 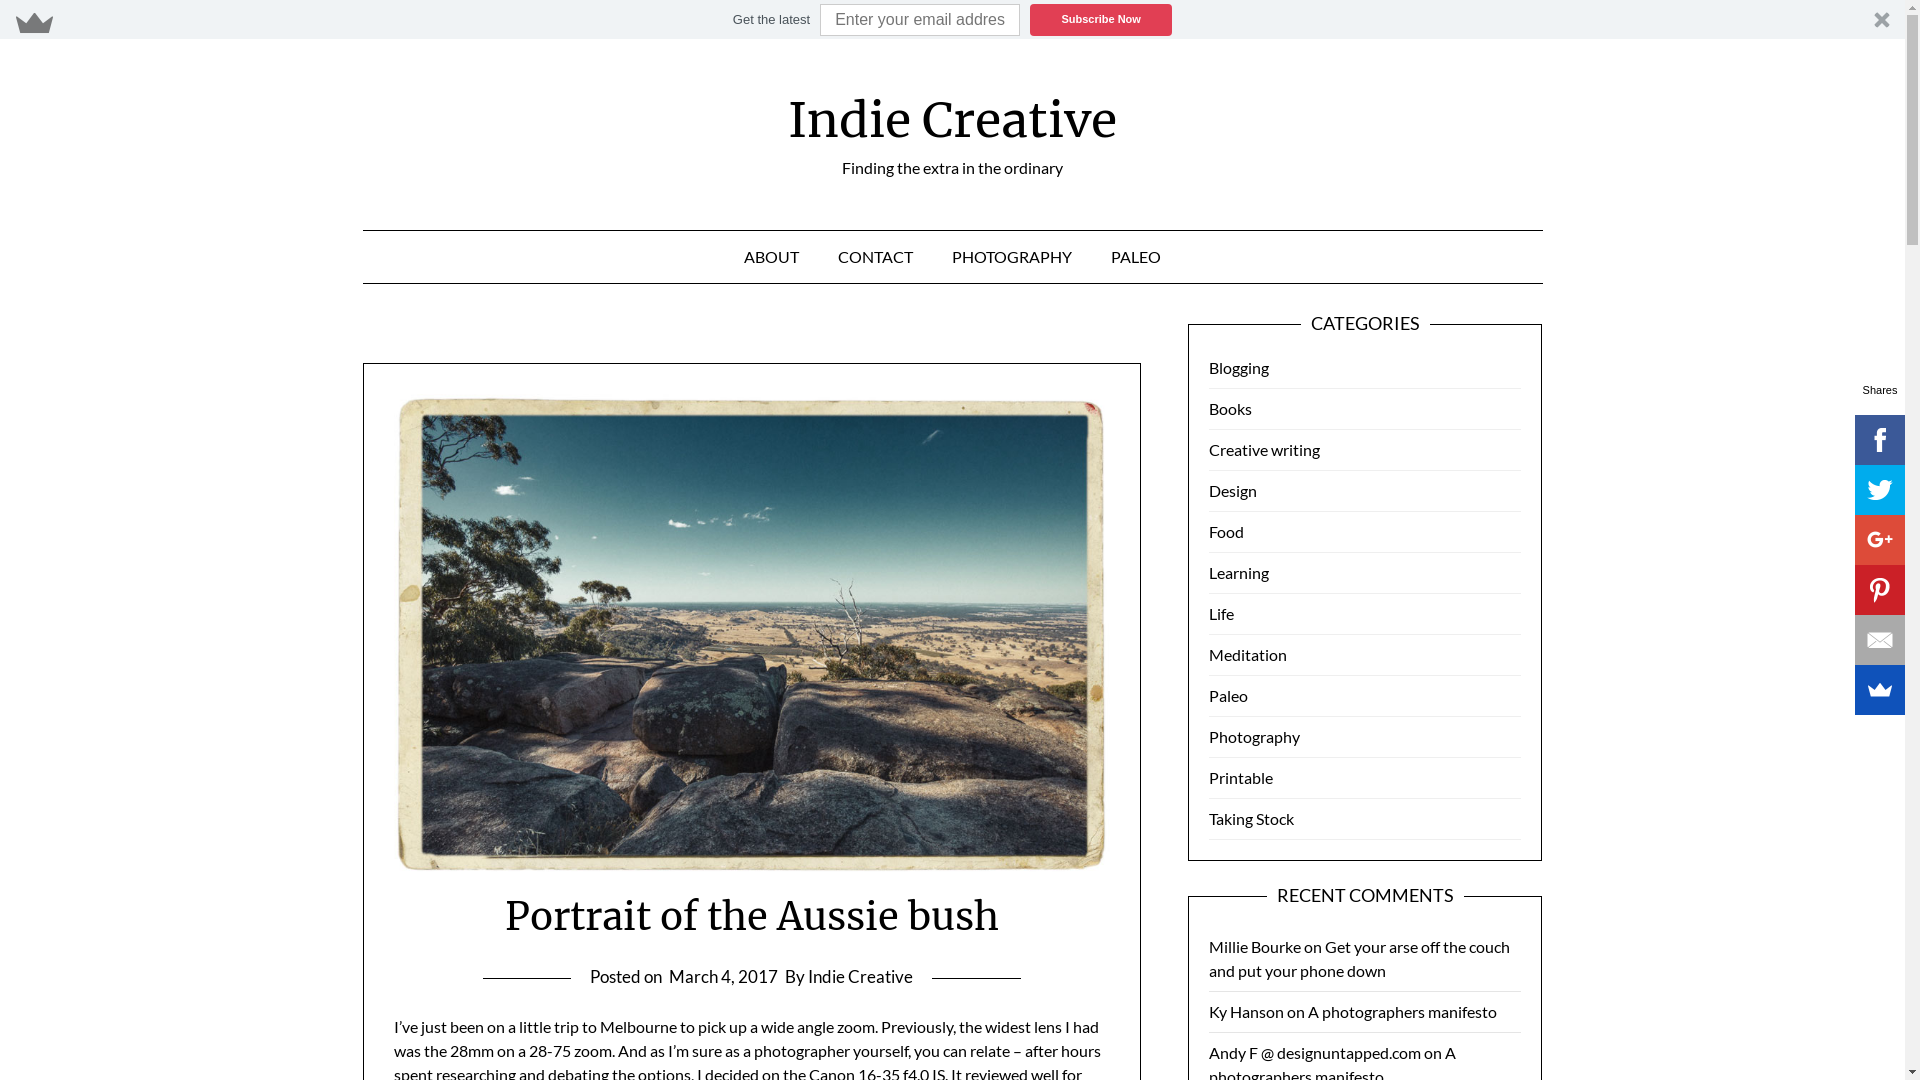 I want to click on 'PHOTOGRAPHY', so click(x=1012, y=256).